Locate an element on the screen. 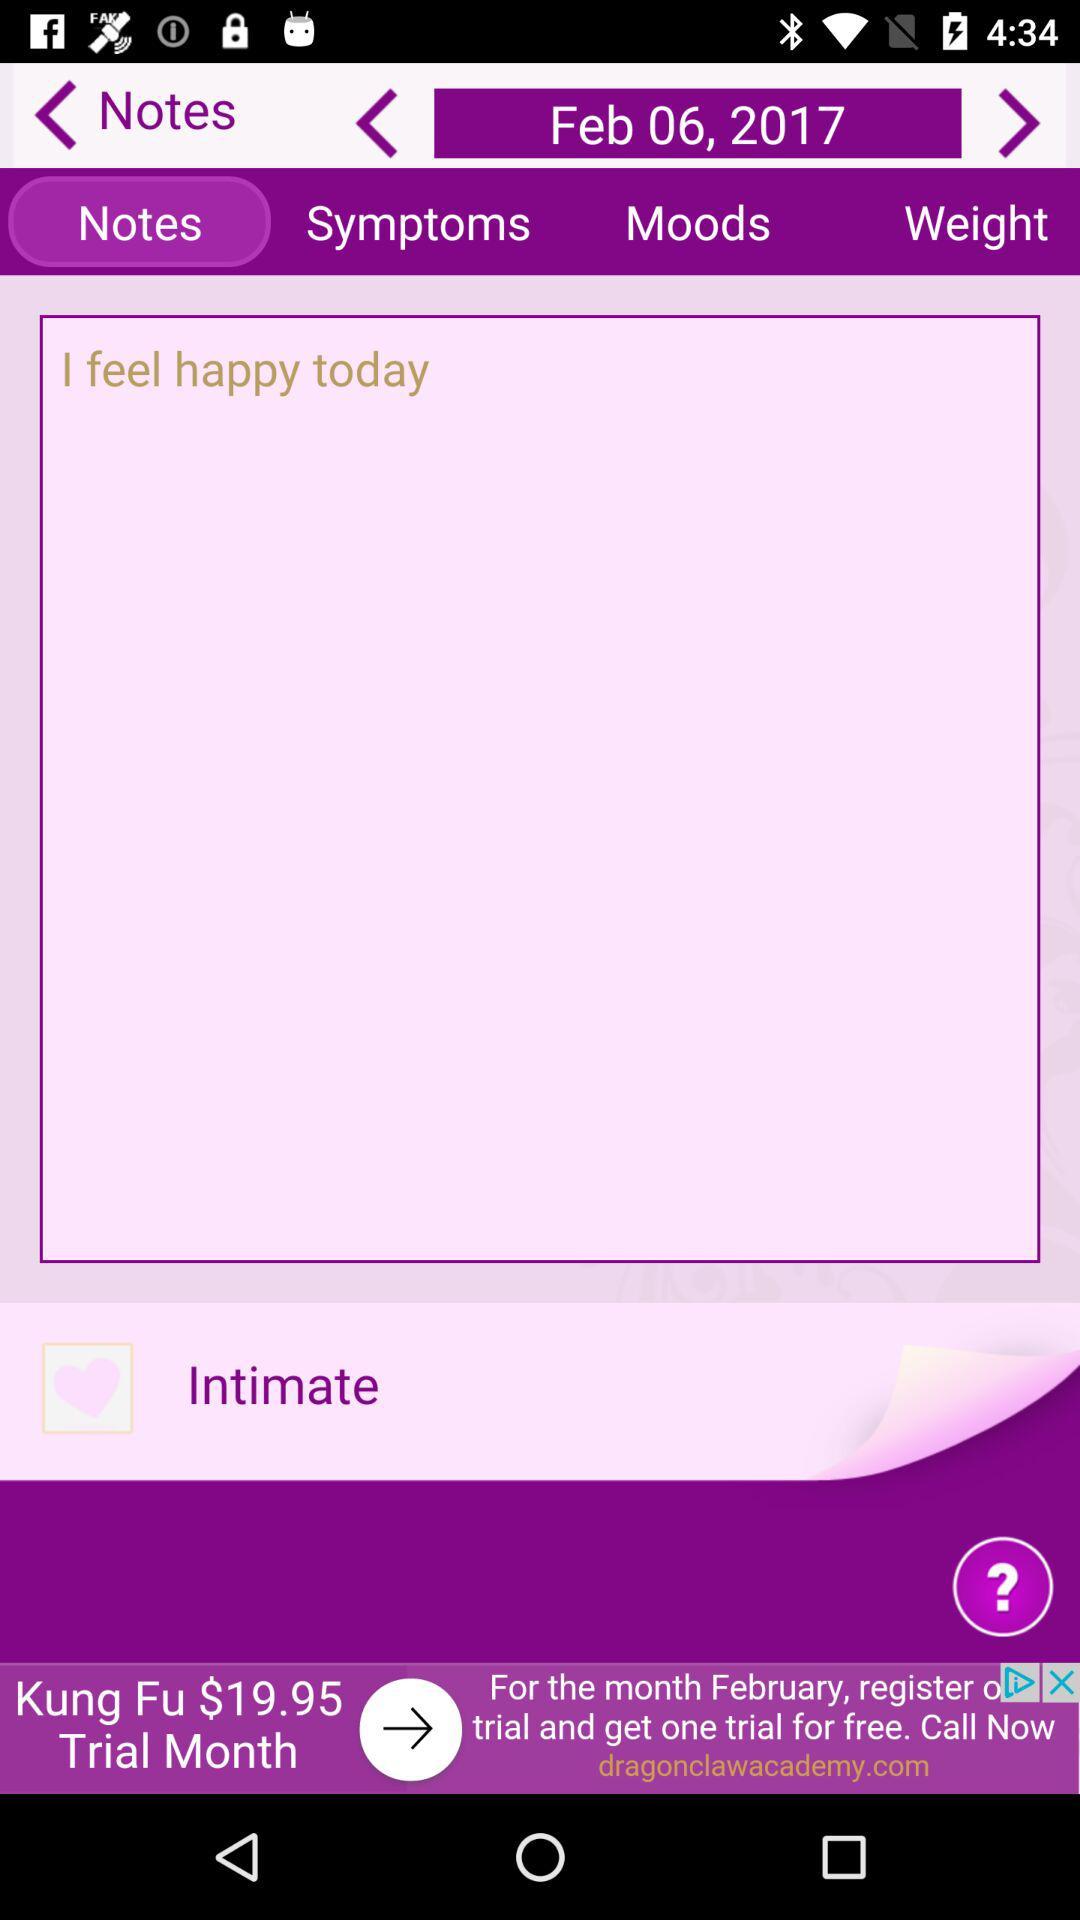 The height and width of the screenshot is (1920, 1080). advertisement is located at coordinates (540, 1727).